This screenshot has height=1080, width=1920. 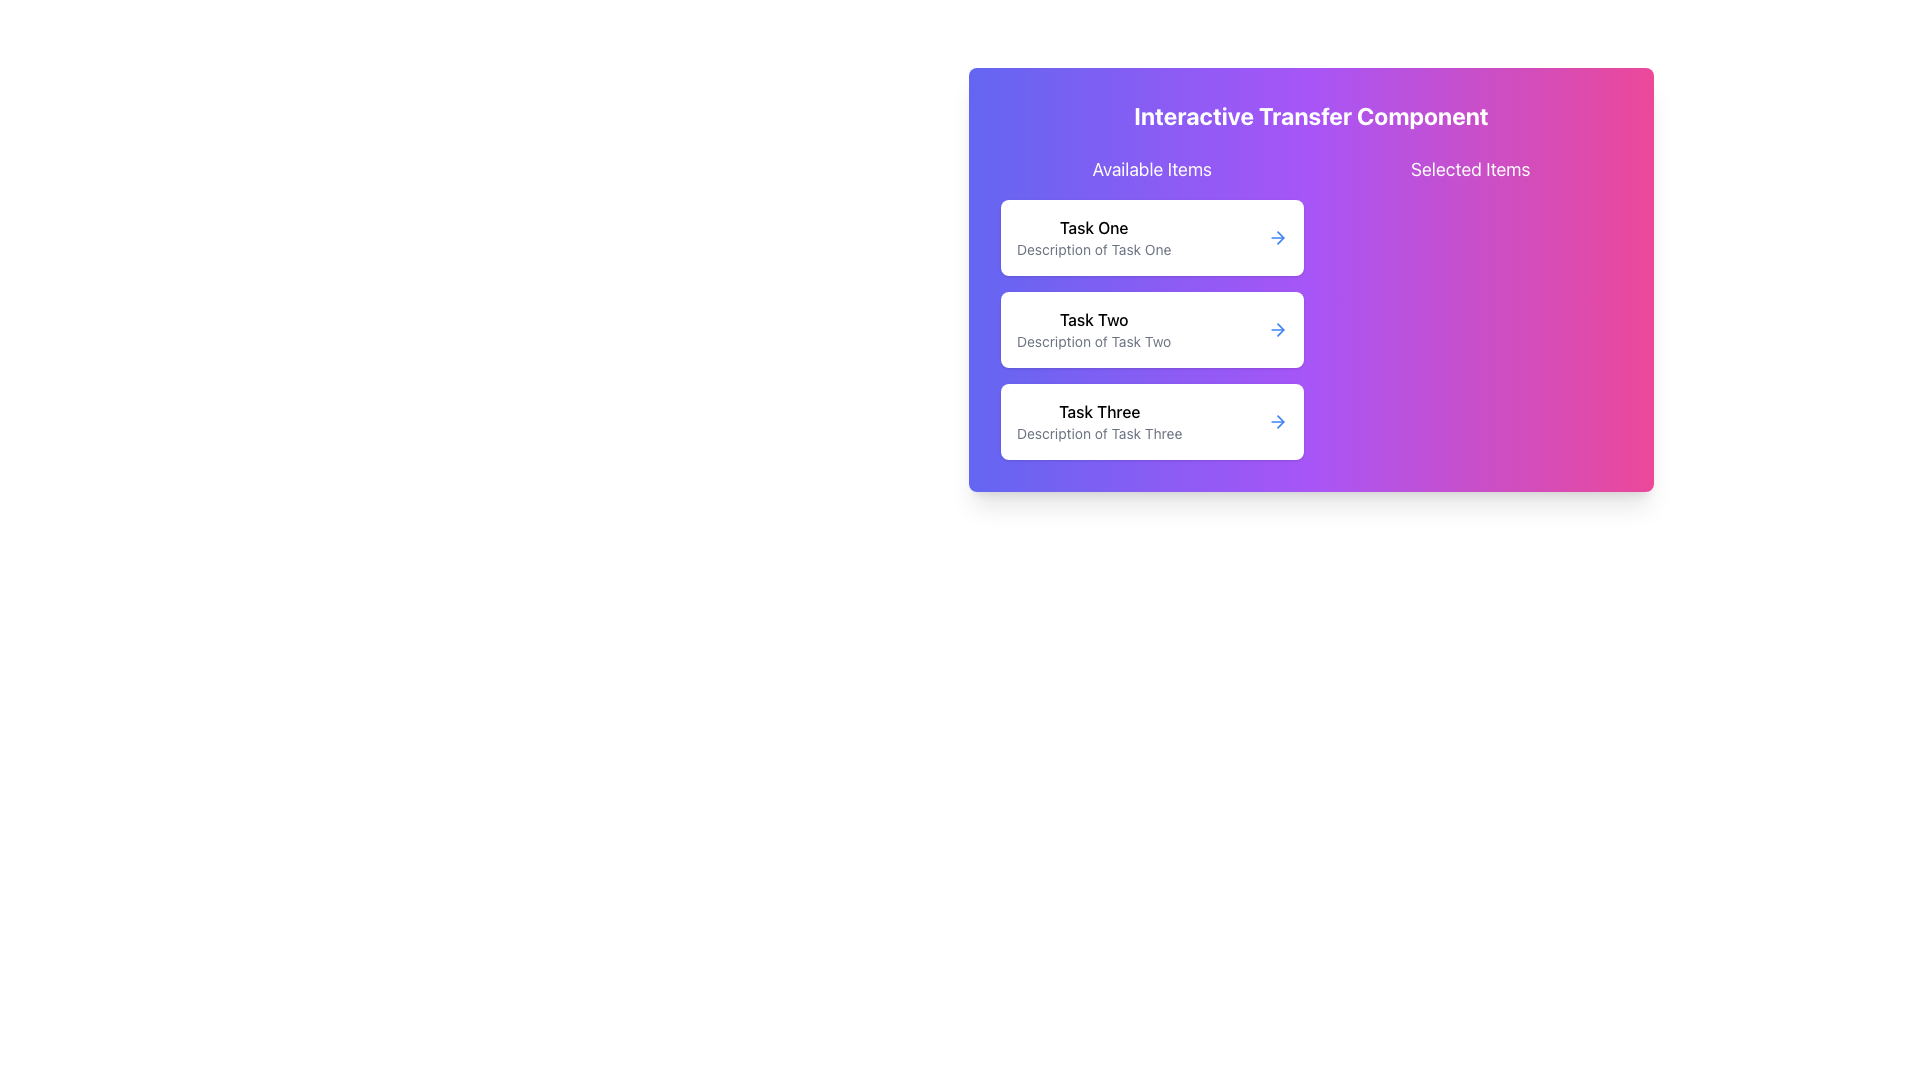 I want to click on the list item labeled 'Task Three', so click(x=1152, y=420).